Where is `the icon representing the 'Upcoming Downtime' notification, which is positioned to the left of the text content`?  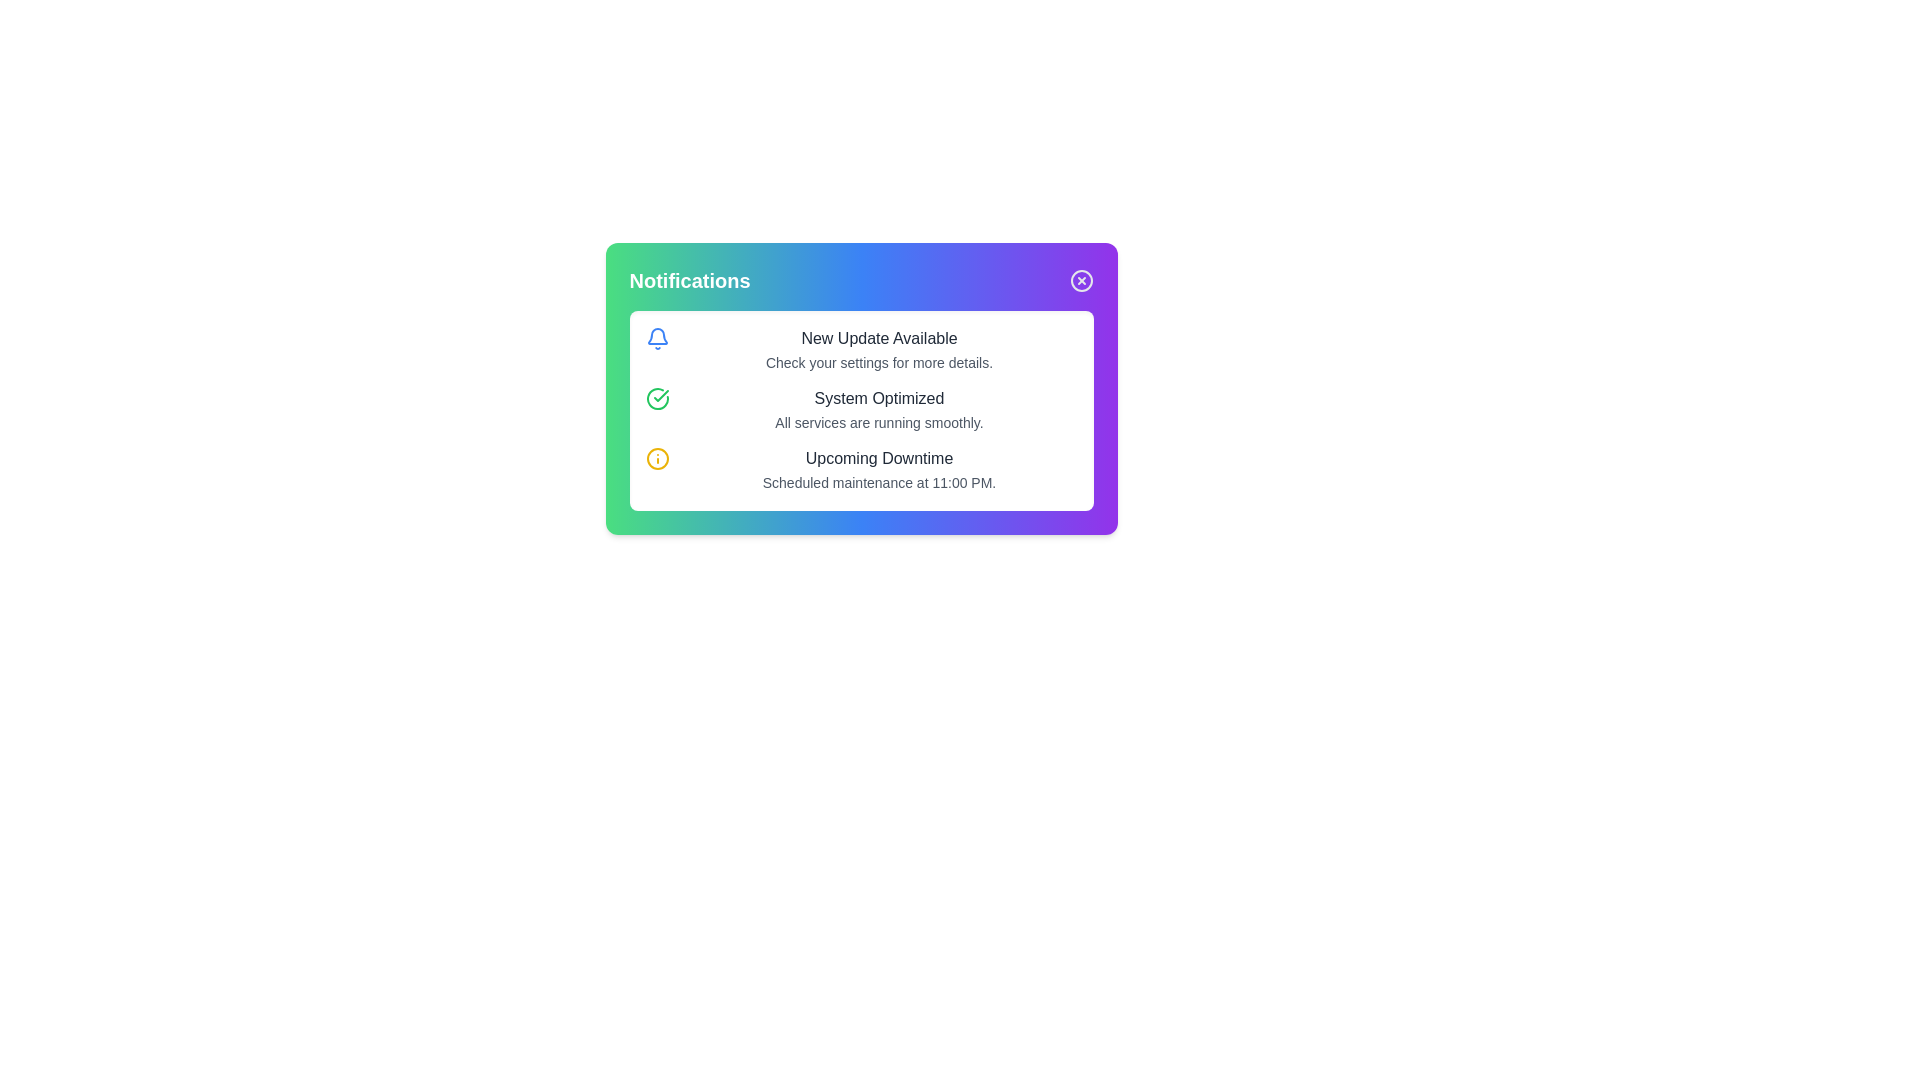
the icon representing the 'Upcoming Downtime' notification, which is positioned to the left of the text content is located at coordinates (657, 459).